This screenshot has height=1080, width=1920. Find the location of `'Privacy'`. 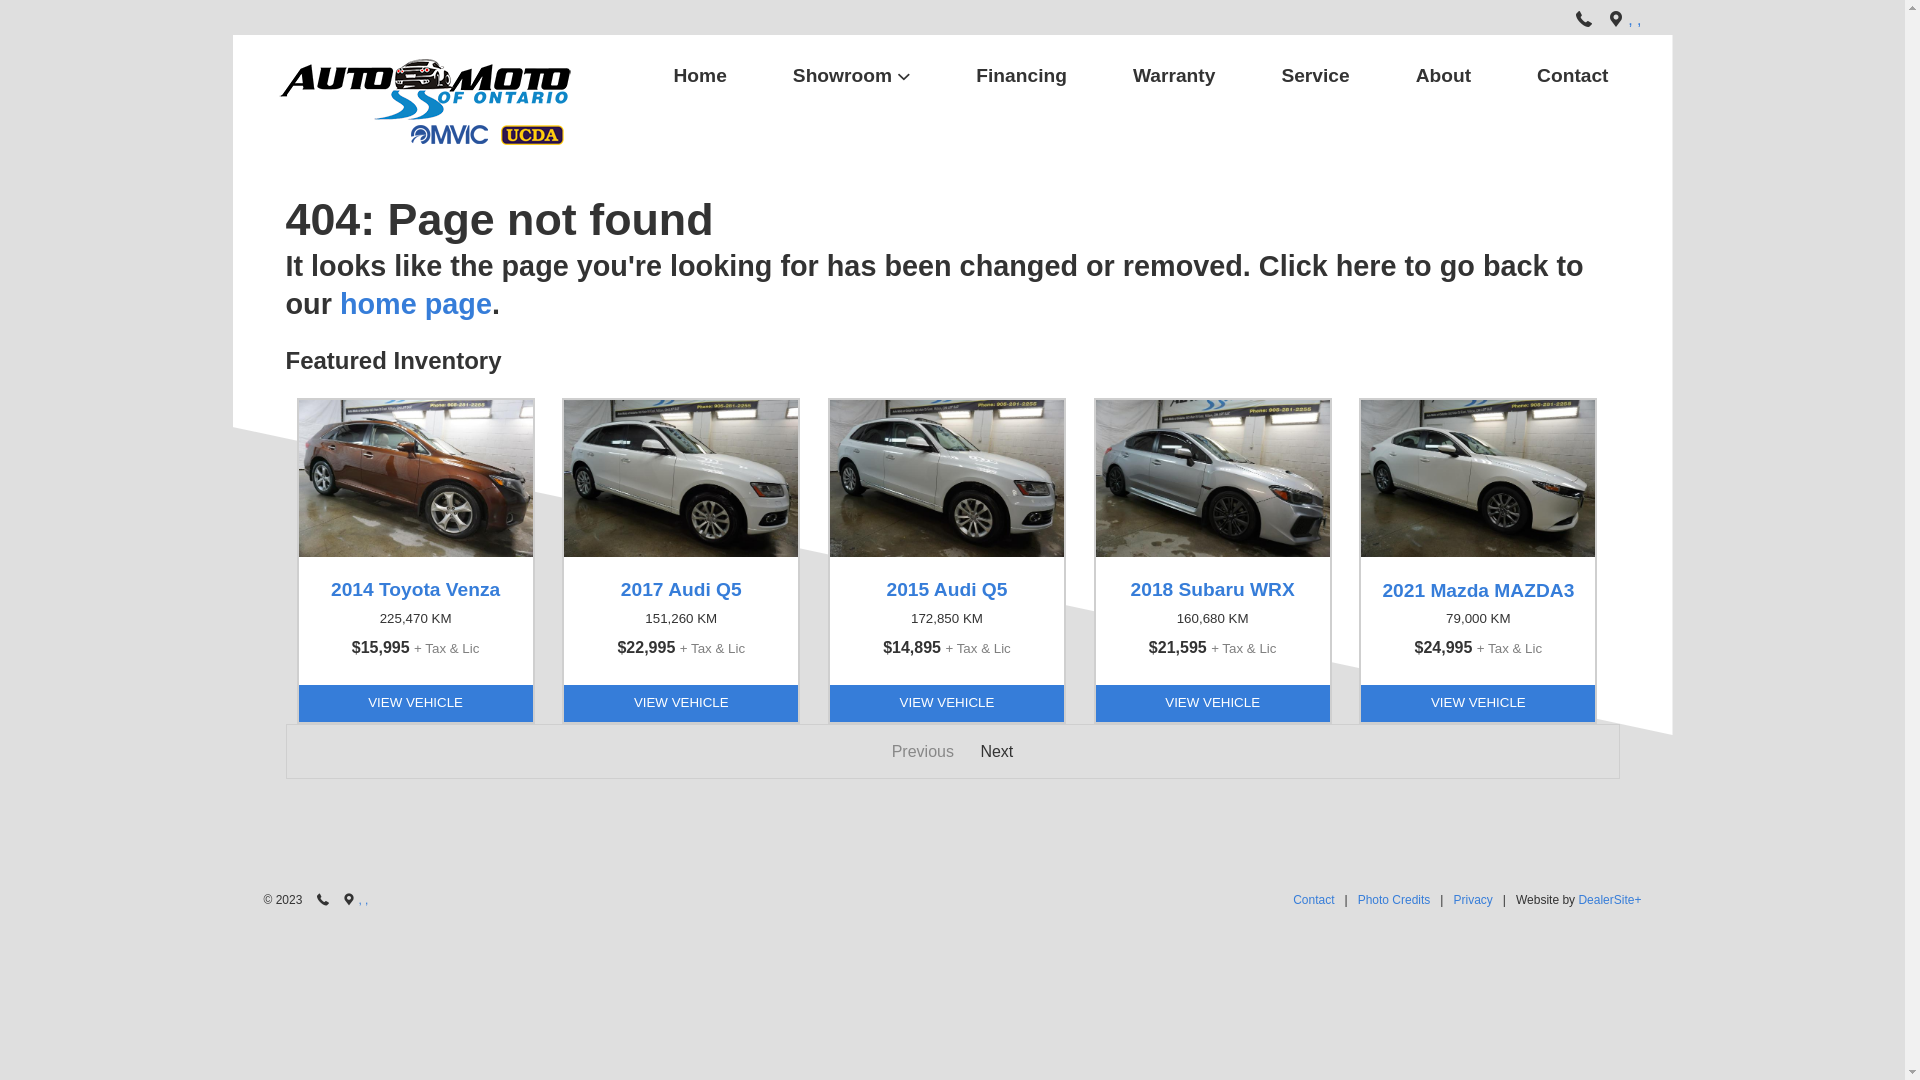

'Privacy' is located at coordinates (1472, 900).